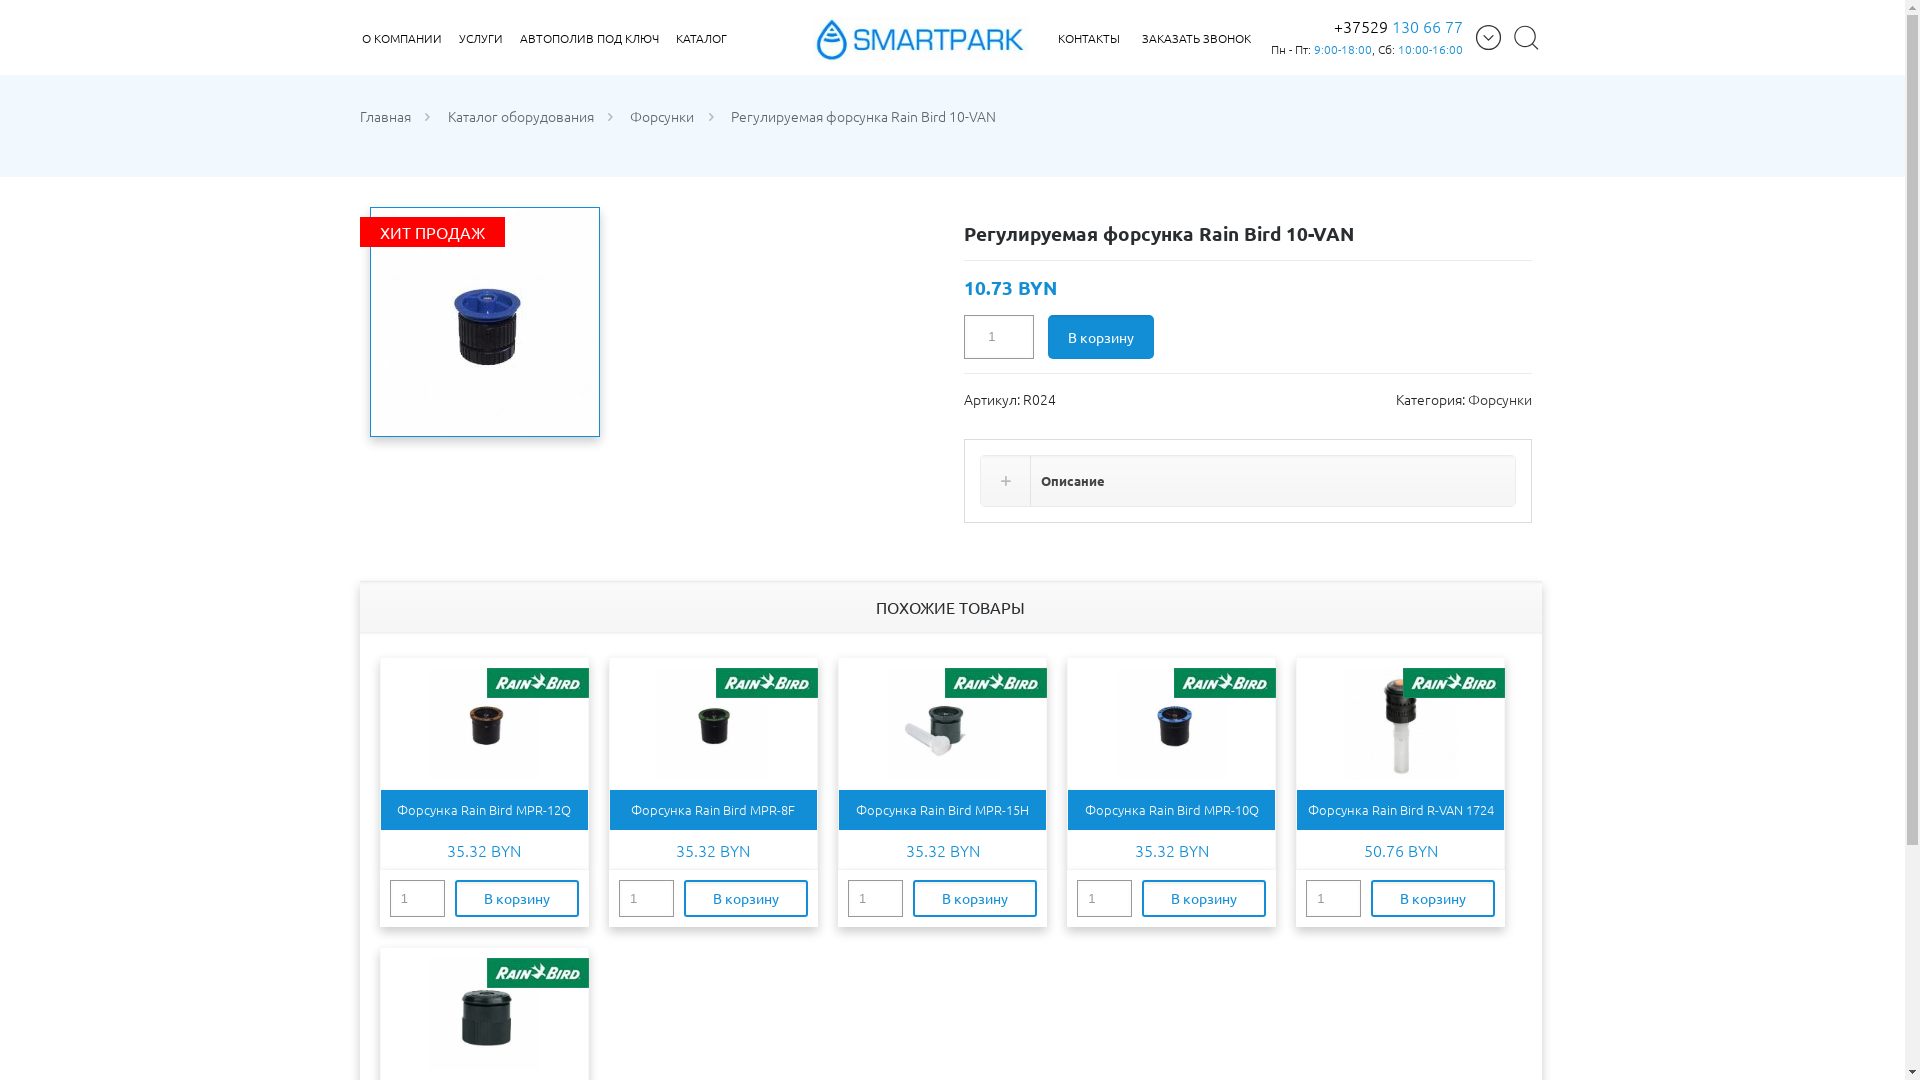  I want to click on '+37529 130 66 77', so click(1397, 26).